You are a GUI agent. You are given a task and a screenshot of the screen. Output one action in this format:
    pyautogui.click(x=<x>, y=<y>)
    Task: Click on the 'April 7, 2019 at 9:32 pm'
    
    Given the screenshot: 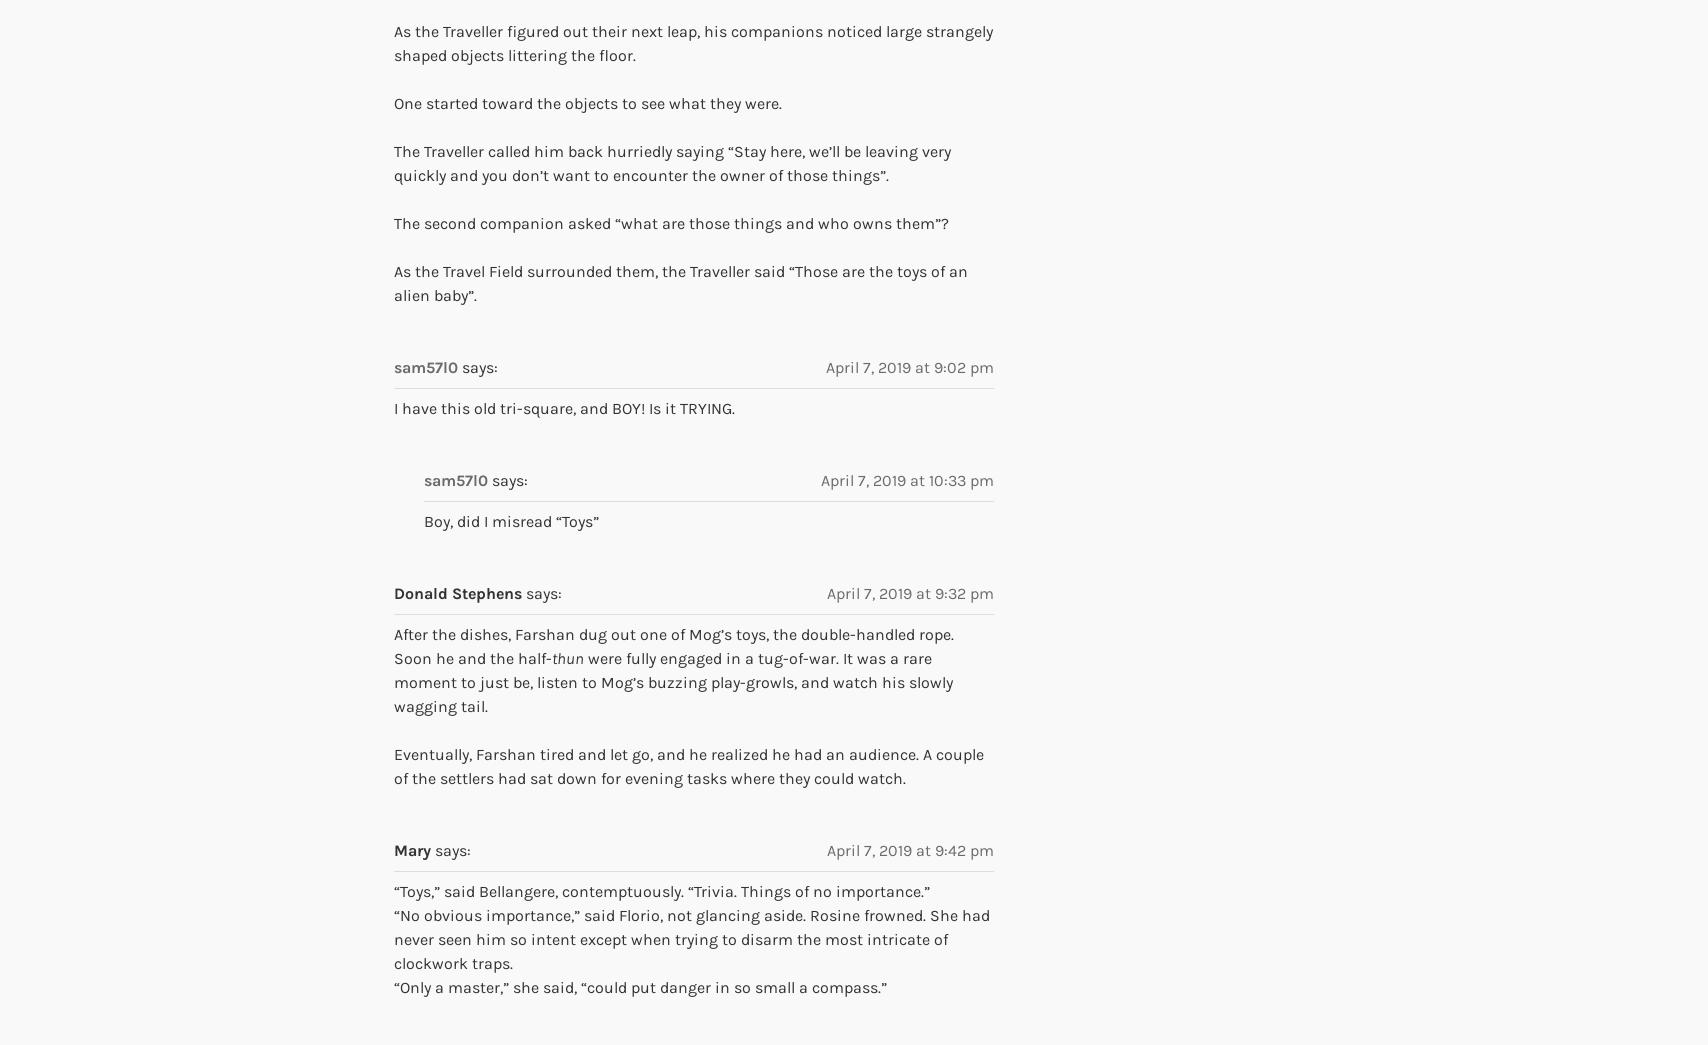 What is the action you would take?
    pyautogui.click(x=910, y=592)
    